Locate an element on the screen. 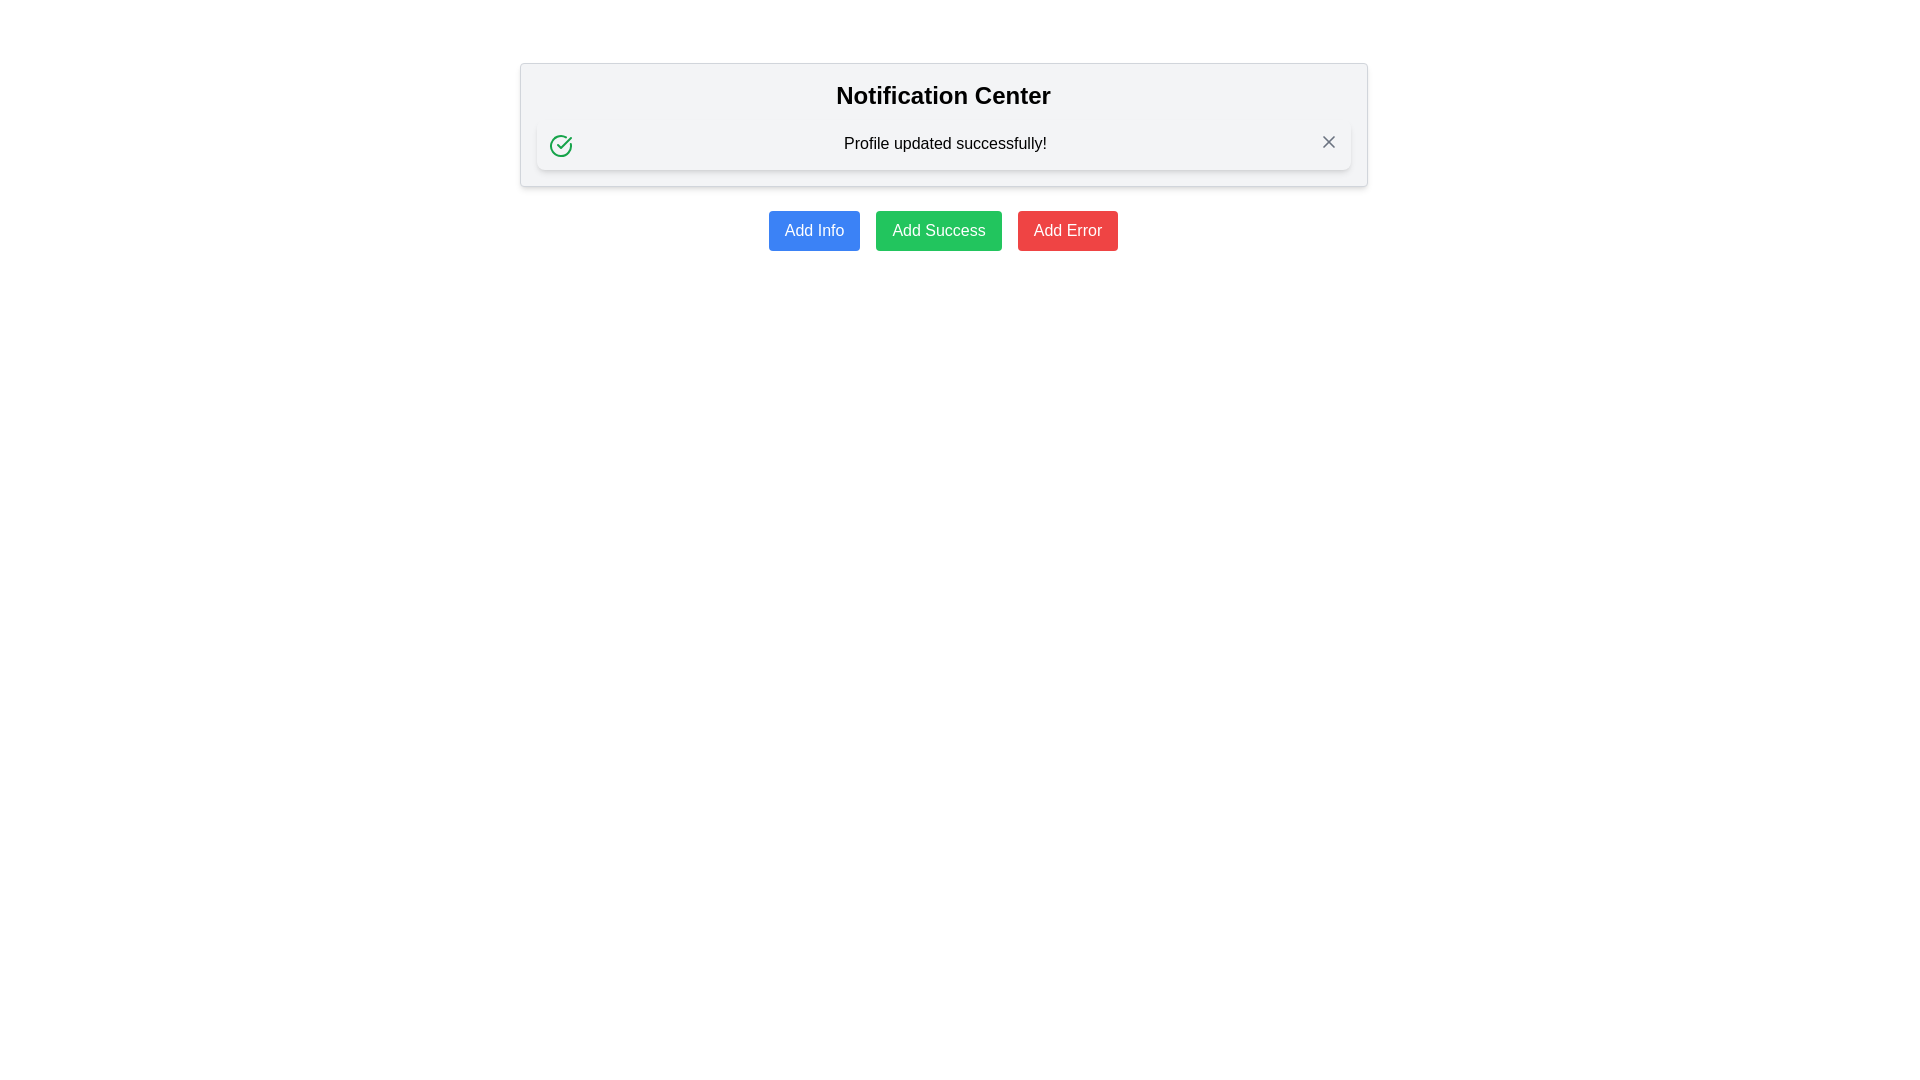 Image resolution: width=1920 pixels, height=1080 pixels. the second button in the row of three buttons under the 'Notification Center' header is located at coordinates (938, 230).